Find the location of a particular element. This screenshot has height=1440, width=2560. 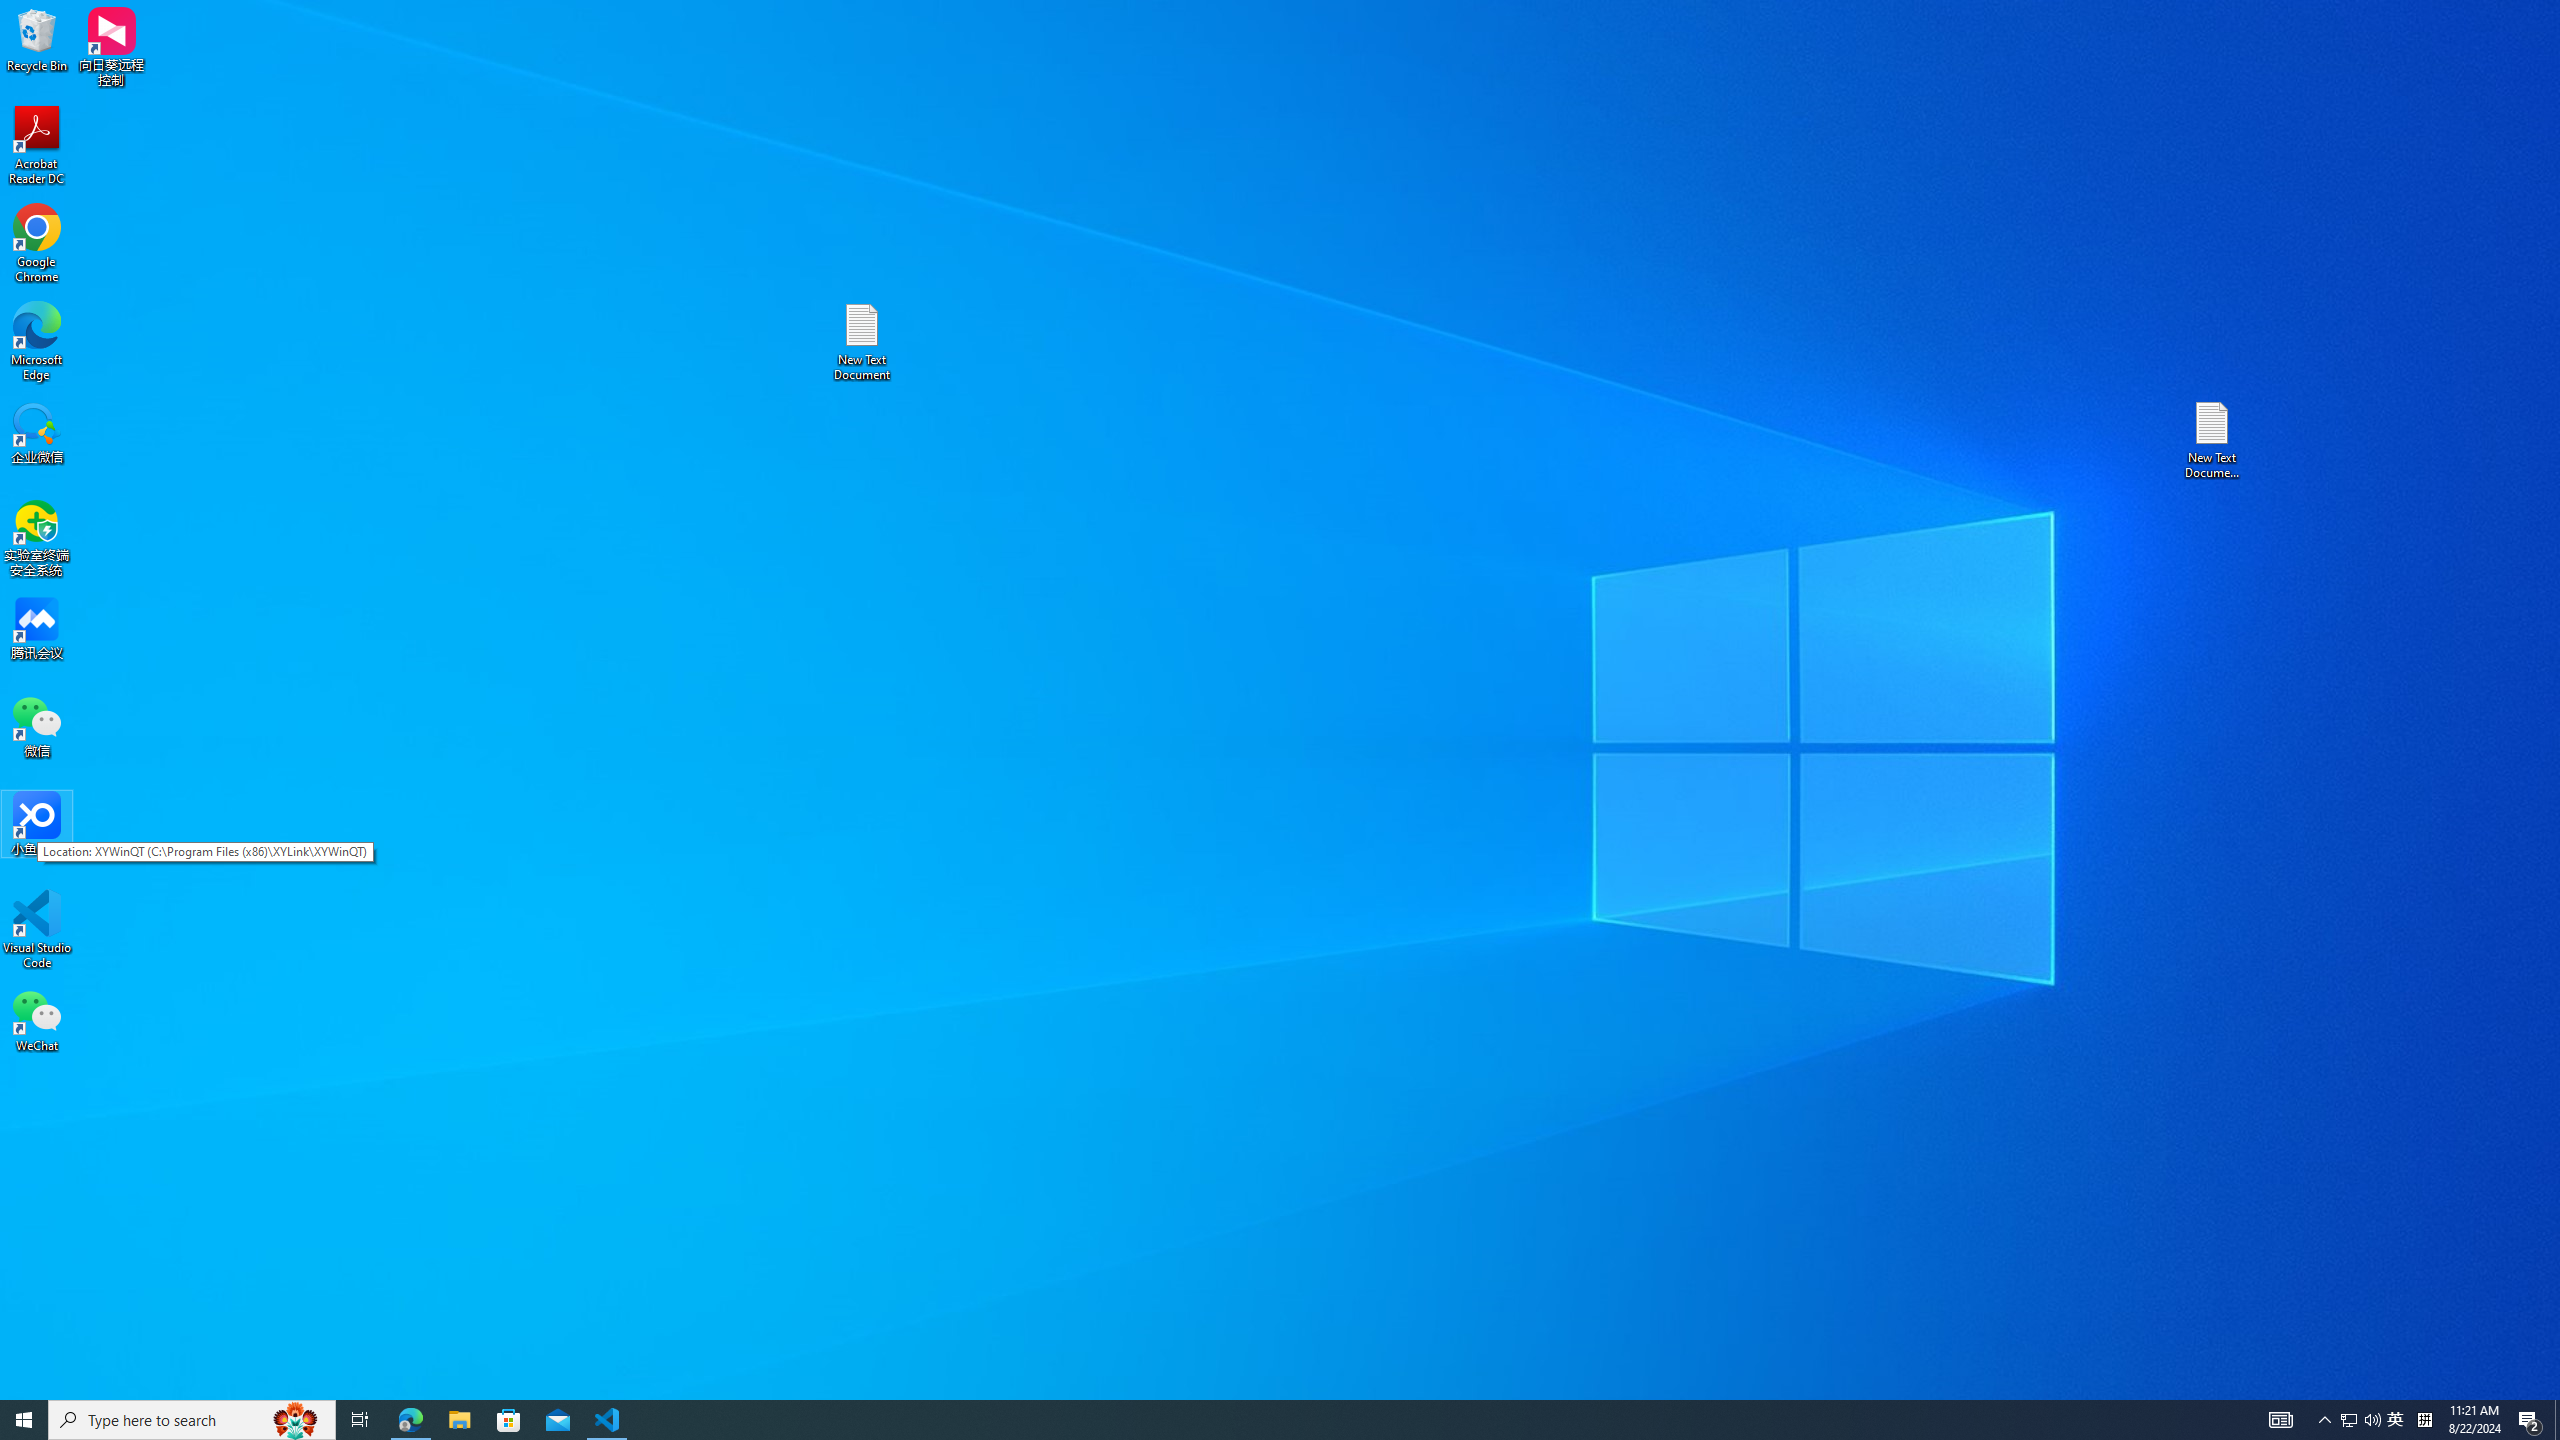

'Acrobat Reader DC' is located at coordinates (36, 145).